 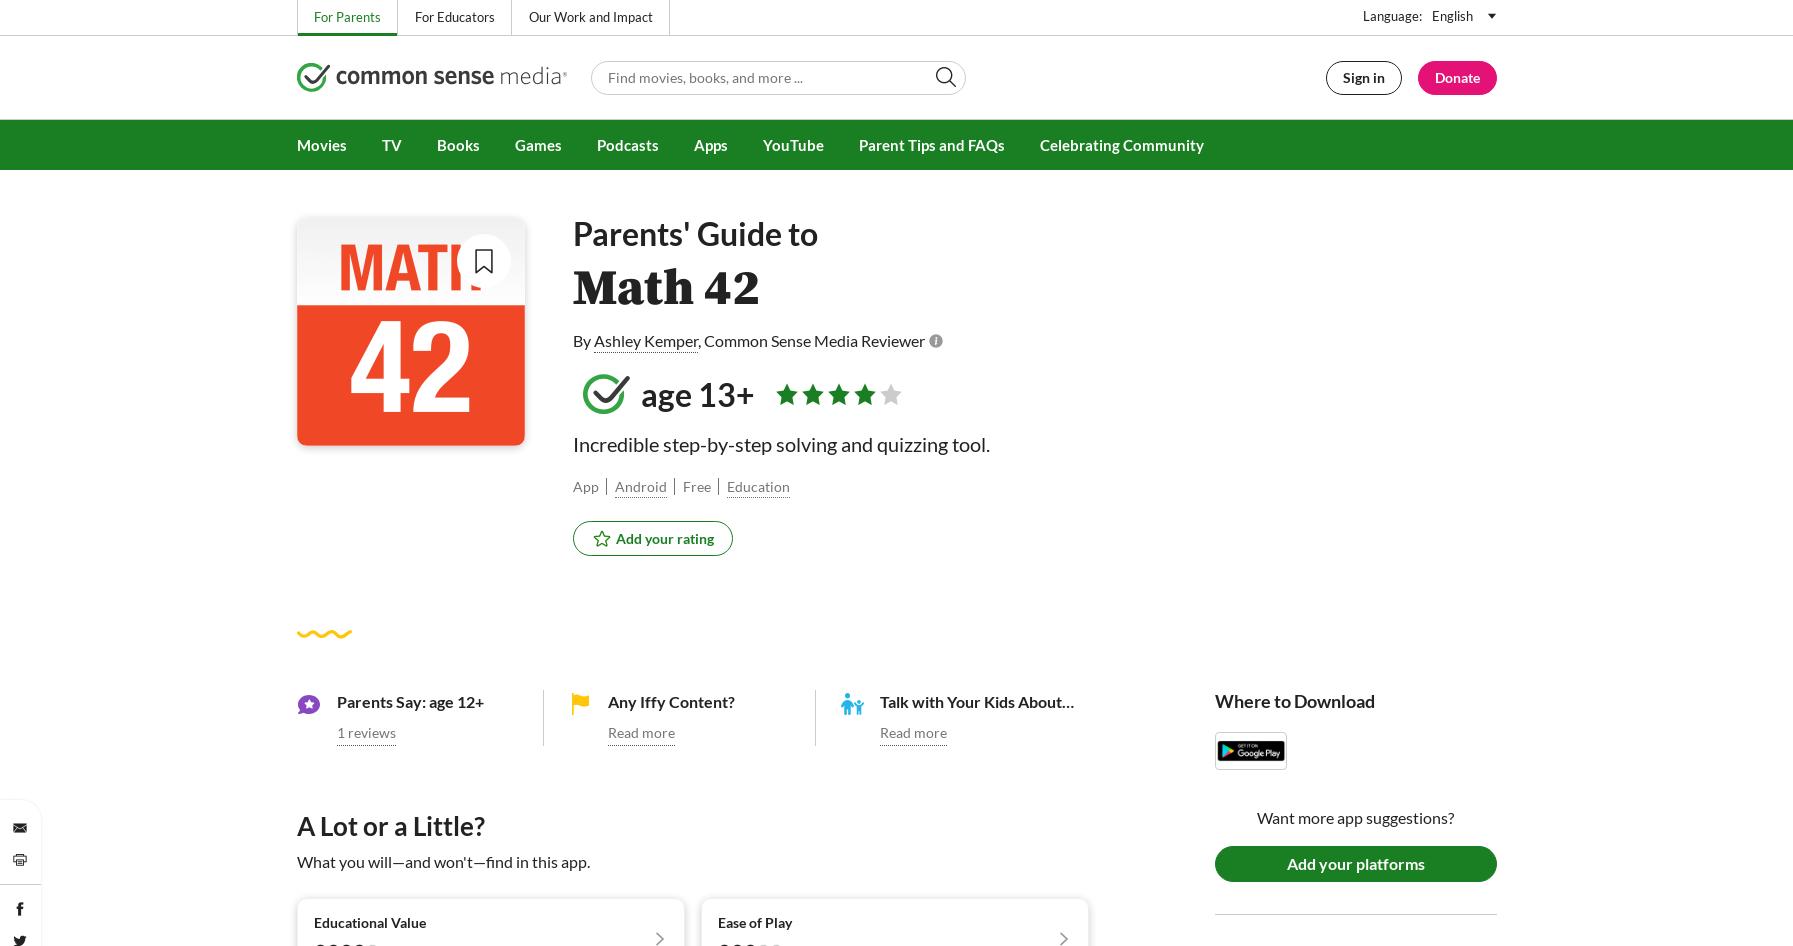 I want to click on 'Add your rating', so click(x=662, y=538).